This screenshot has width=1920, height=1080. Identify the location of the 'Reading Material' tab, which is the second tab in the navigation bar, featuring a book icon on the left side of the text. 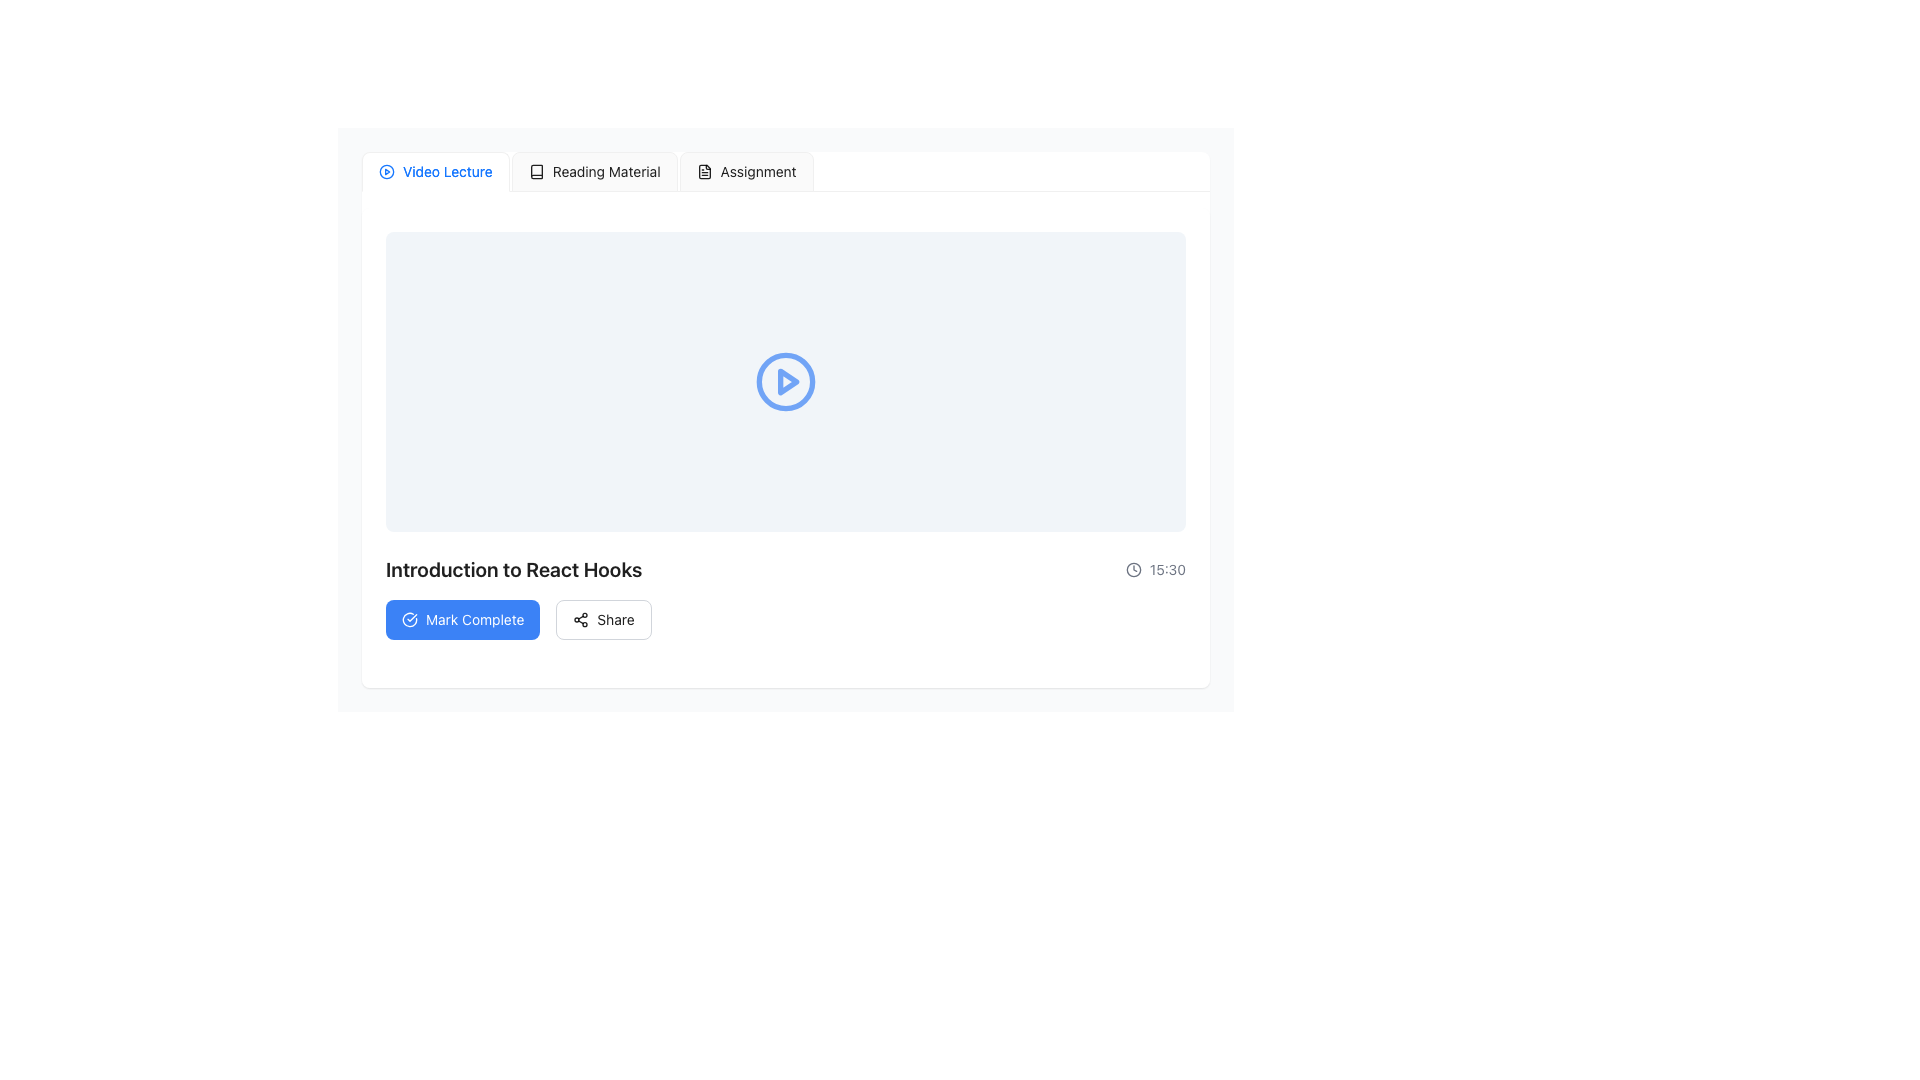
(593, 171).